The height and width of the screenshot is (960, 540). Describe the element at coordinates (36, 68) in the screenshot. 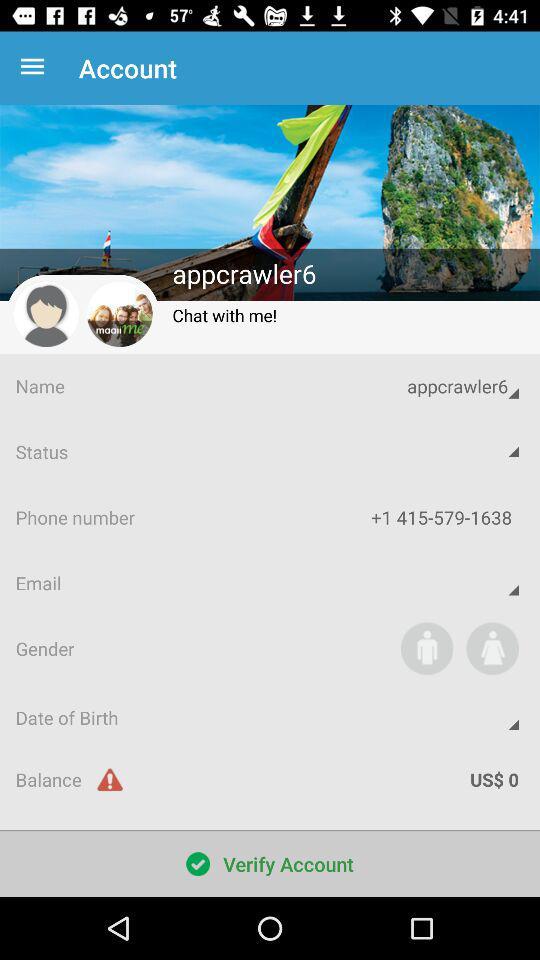

I see `the item next to account` at that location.